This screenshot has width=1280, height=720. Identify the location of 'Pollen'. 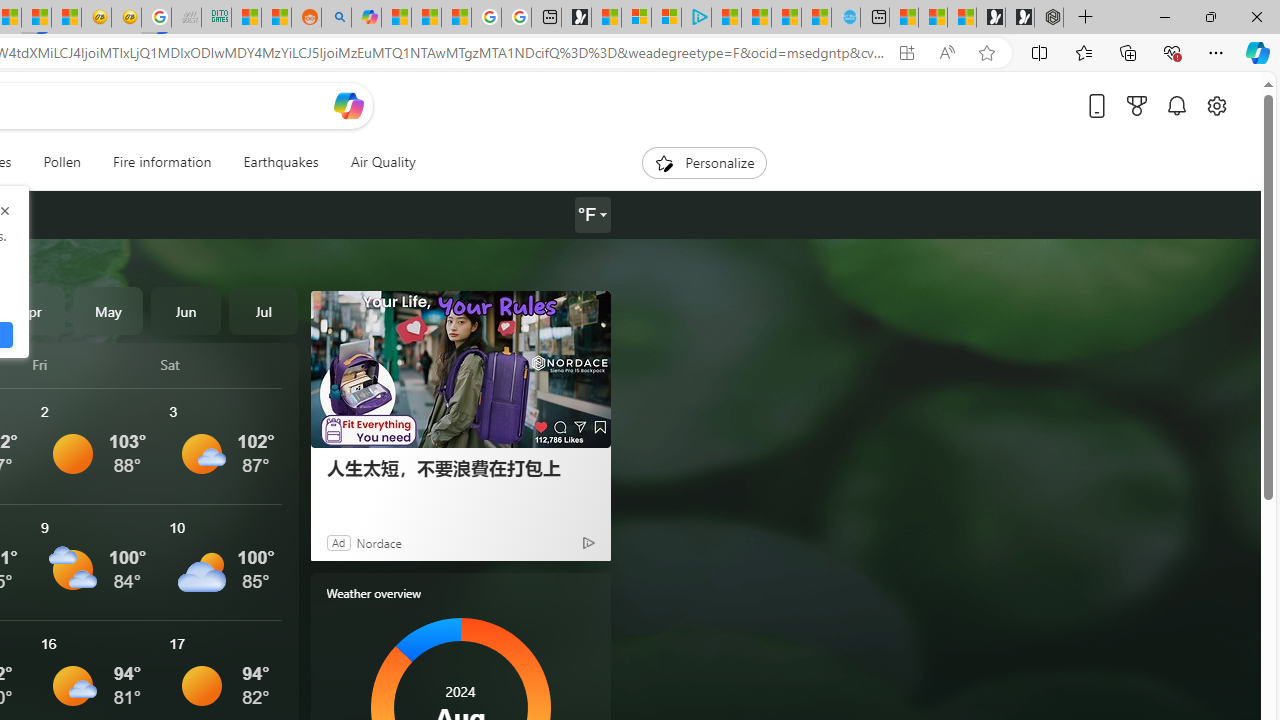
(62, 162).